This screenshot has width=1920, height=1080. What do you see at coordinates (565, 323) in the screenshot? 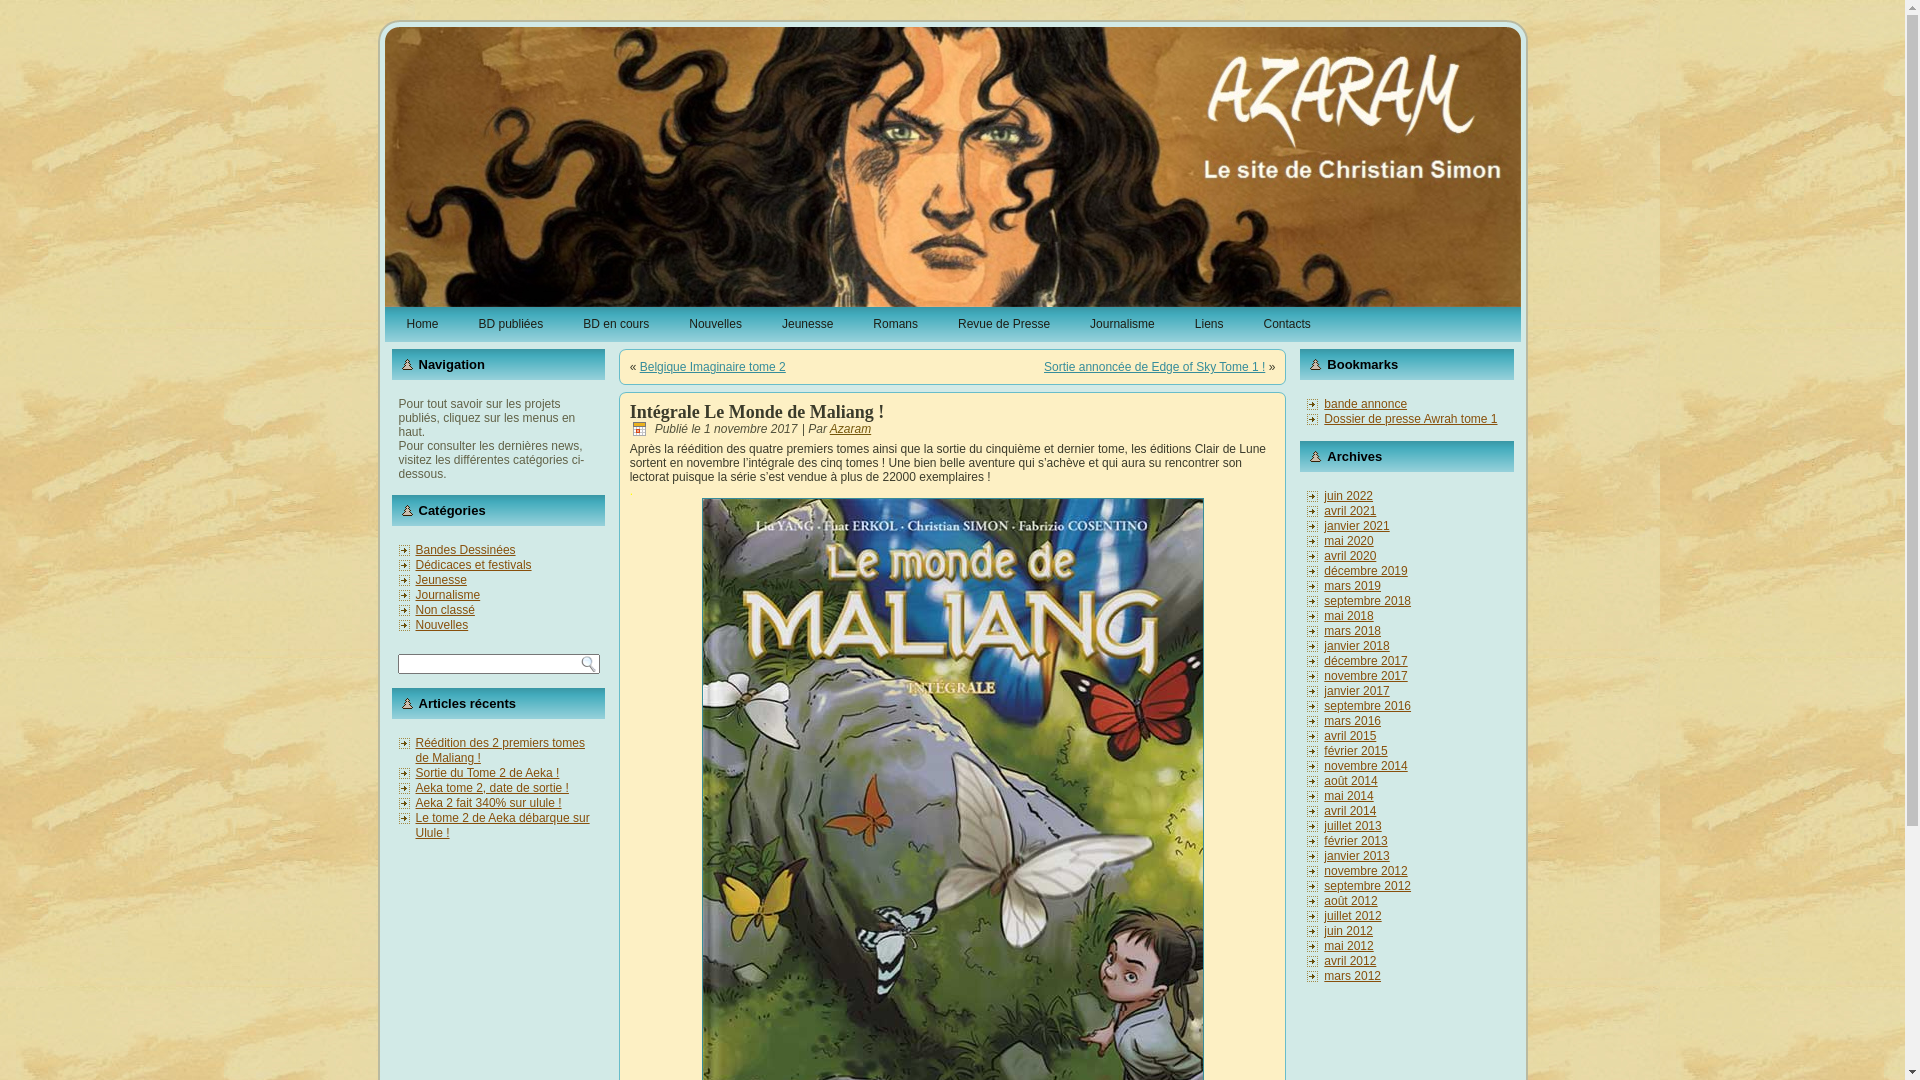
I see `'BD en cours'` at bounding box center [565, 323].